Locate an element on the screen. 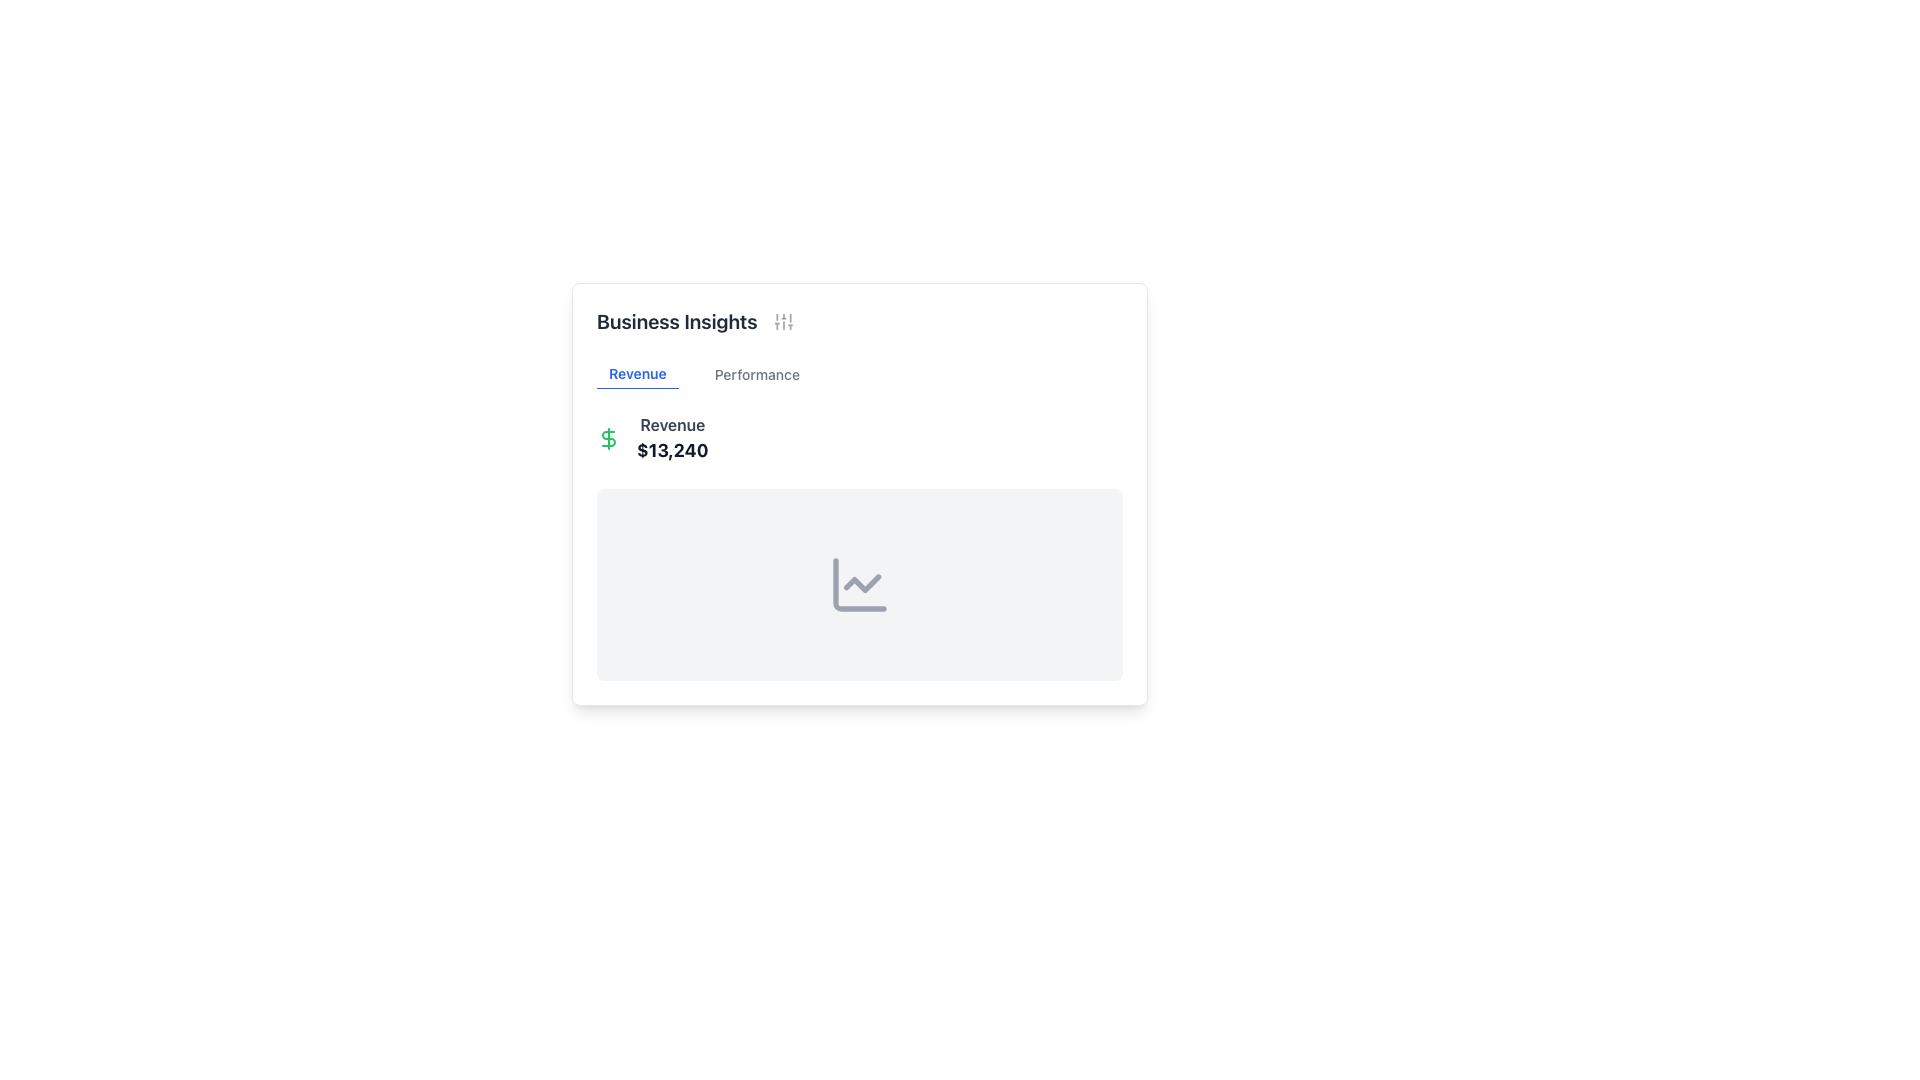 This screenshot has width=1920, height=1080. the line chart icon in the 'Business Insights' card located in the 'Revenue' section for related functionalities is located at coordinates (859, 585).